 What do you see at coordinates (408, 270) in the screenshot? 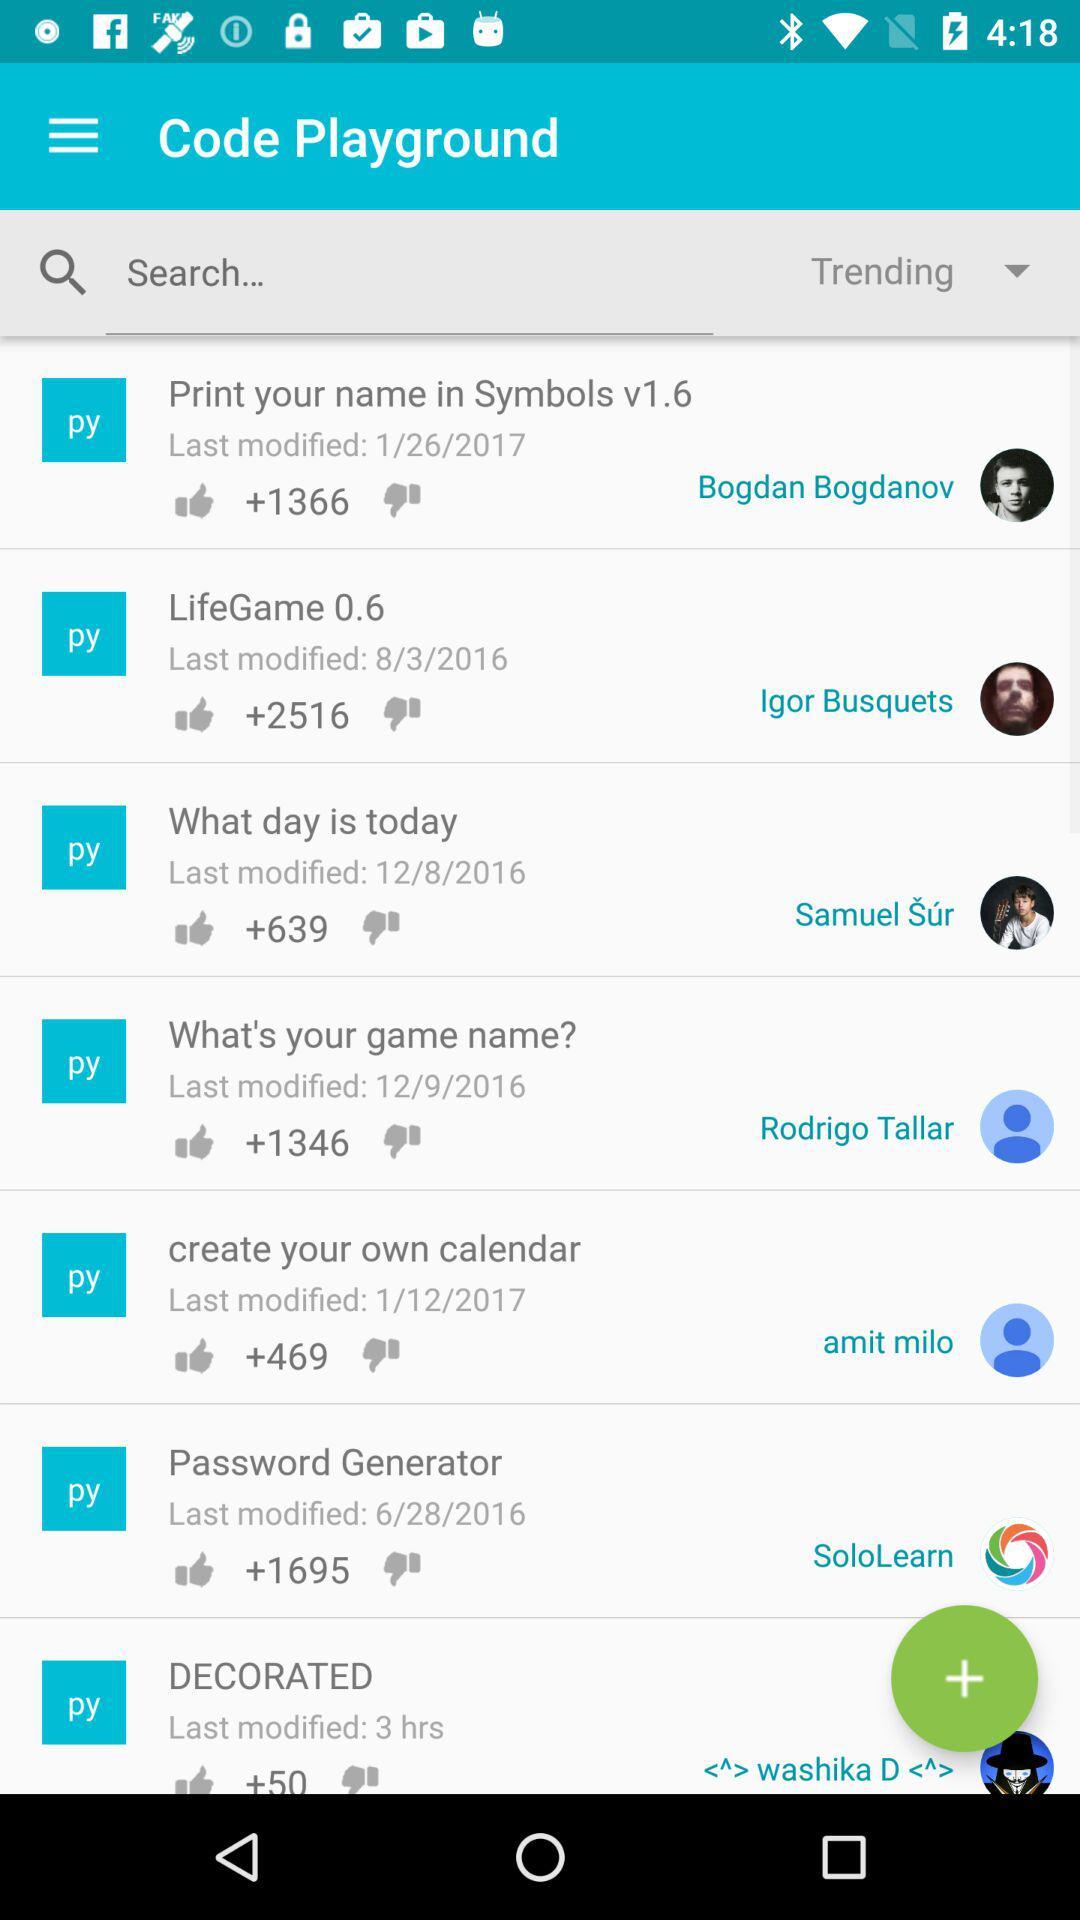
I see `search` at bounding box center [408, 270].